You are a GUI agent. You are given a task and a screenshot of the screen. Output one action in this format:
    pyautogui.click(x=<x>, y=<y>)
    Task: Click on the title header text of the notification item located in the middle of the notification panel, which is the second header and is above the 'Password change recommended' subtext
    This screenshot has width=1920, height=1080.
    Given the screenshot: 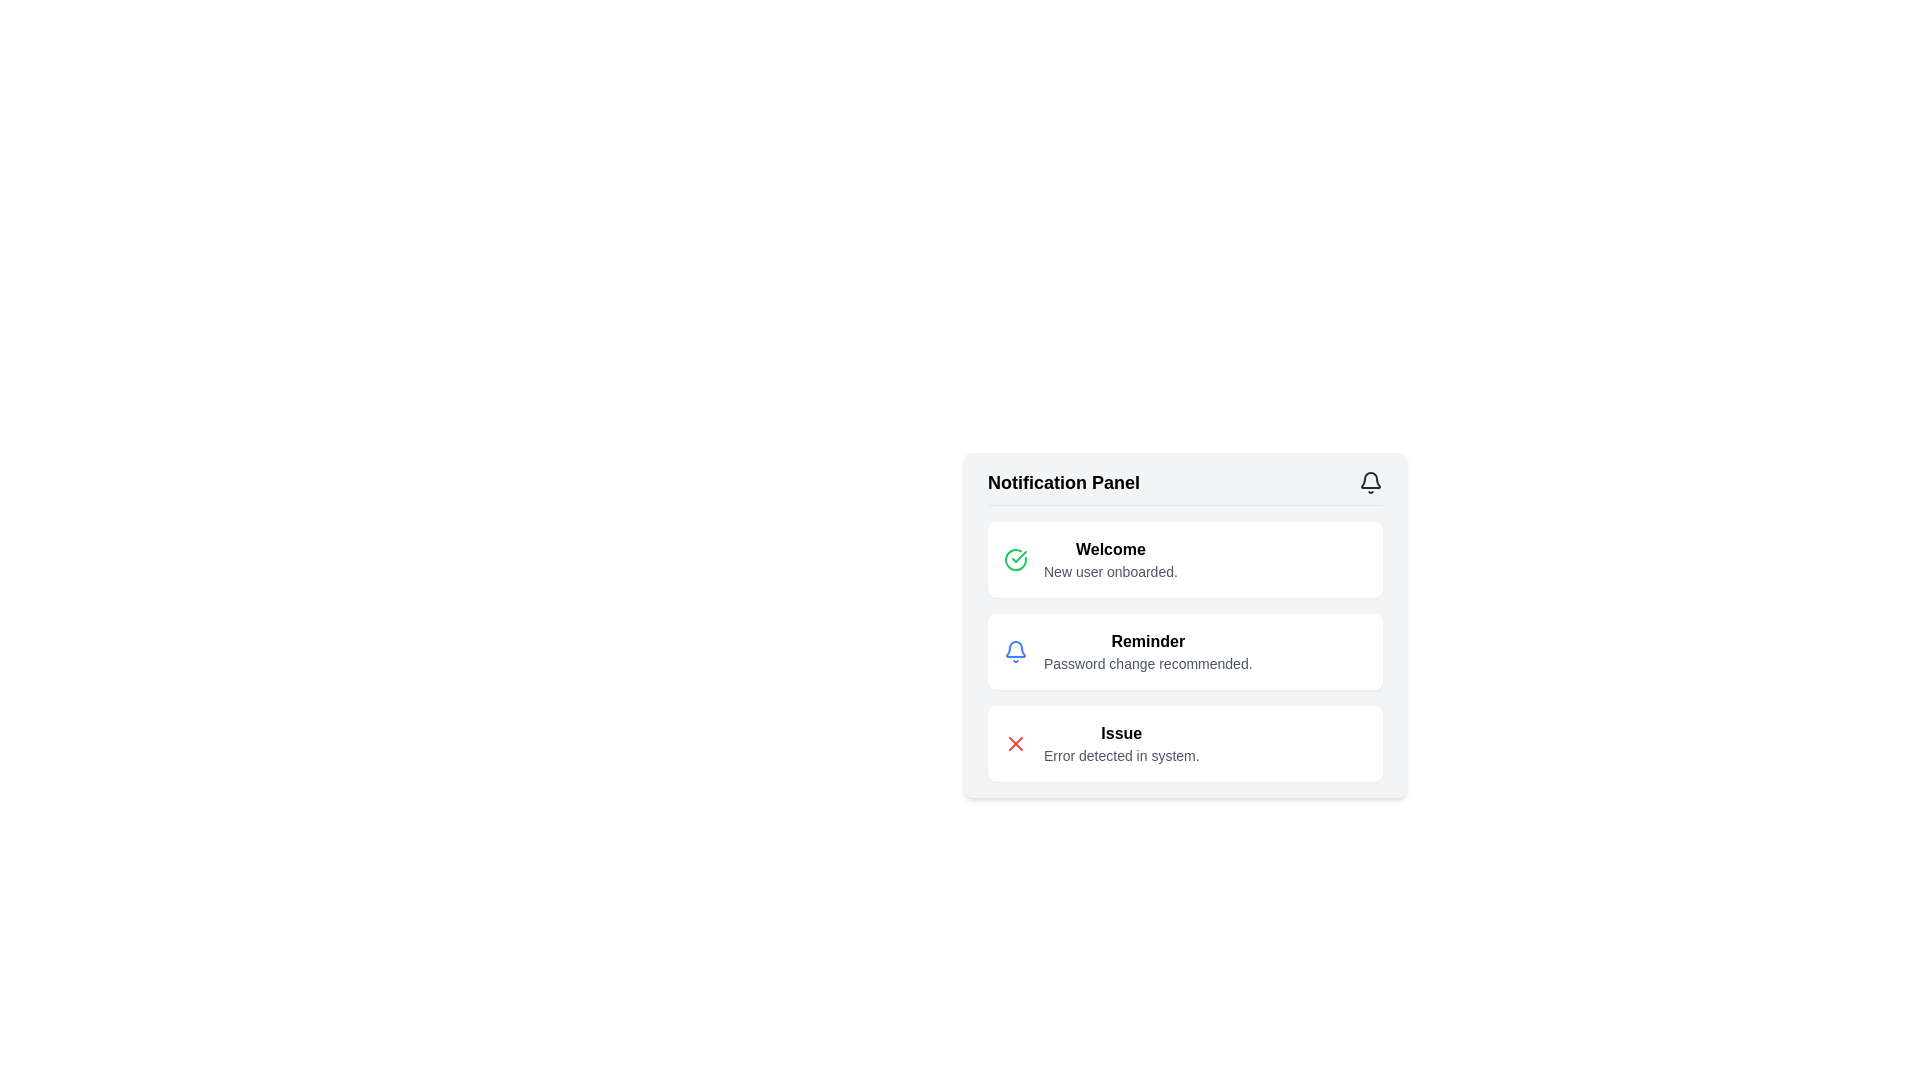 What is the action you would take?
    pyautogui.click(x=1148, y=641)
    